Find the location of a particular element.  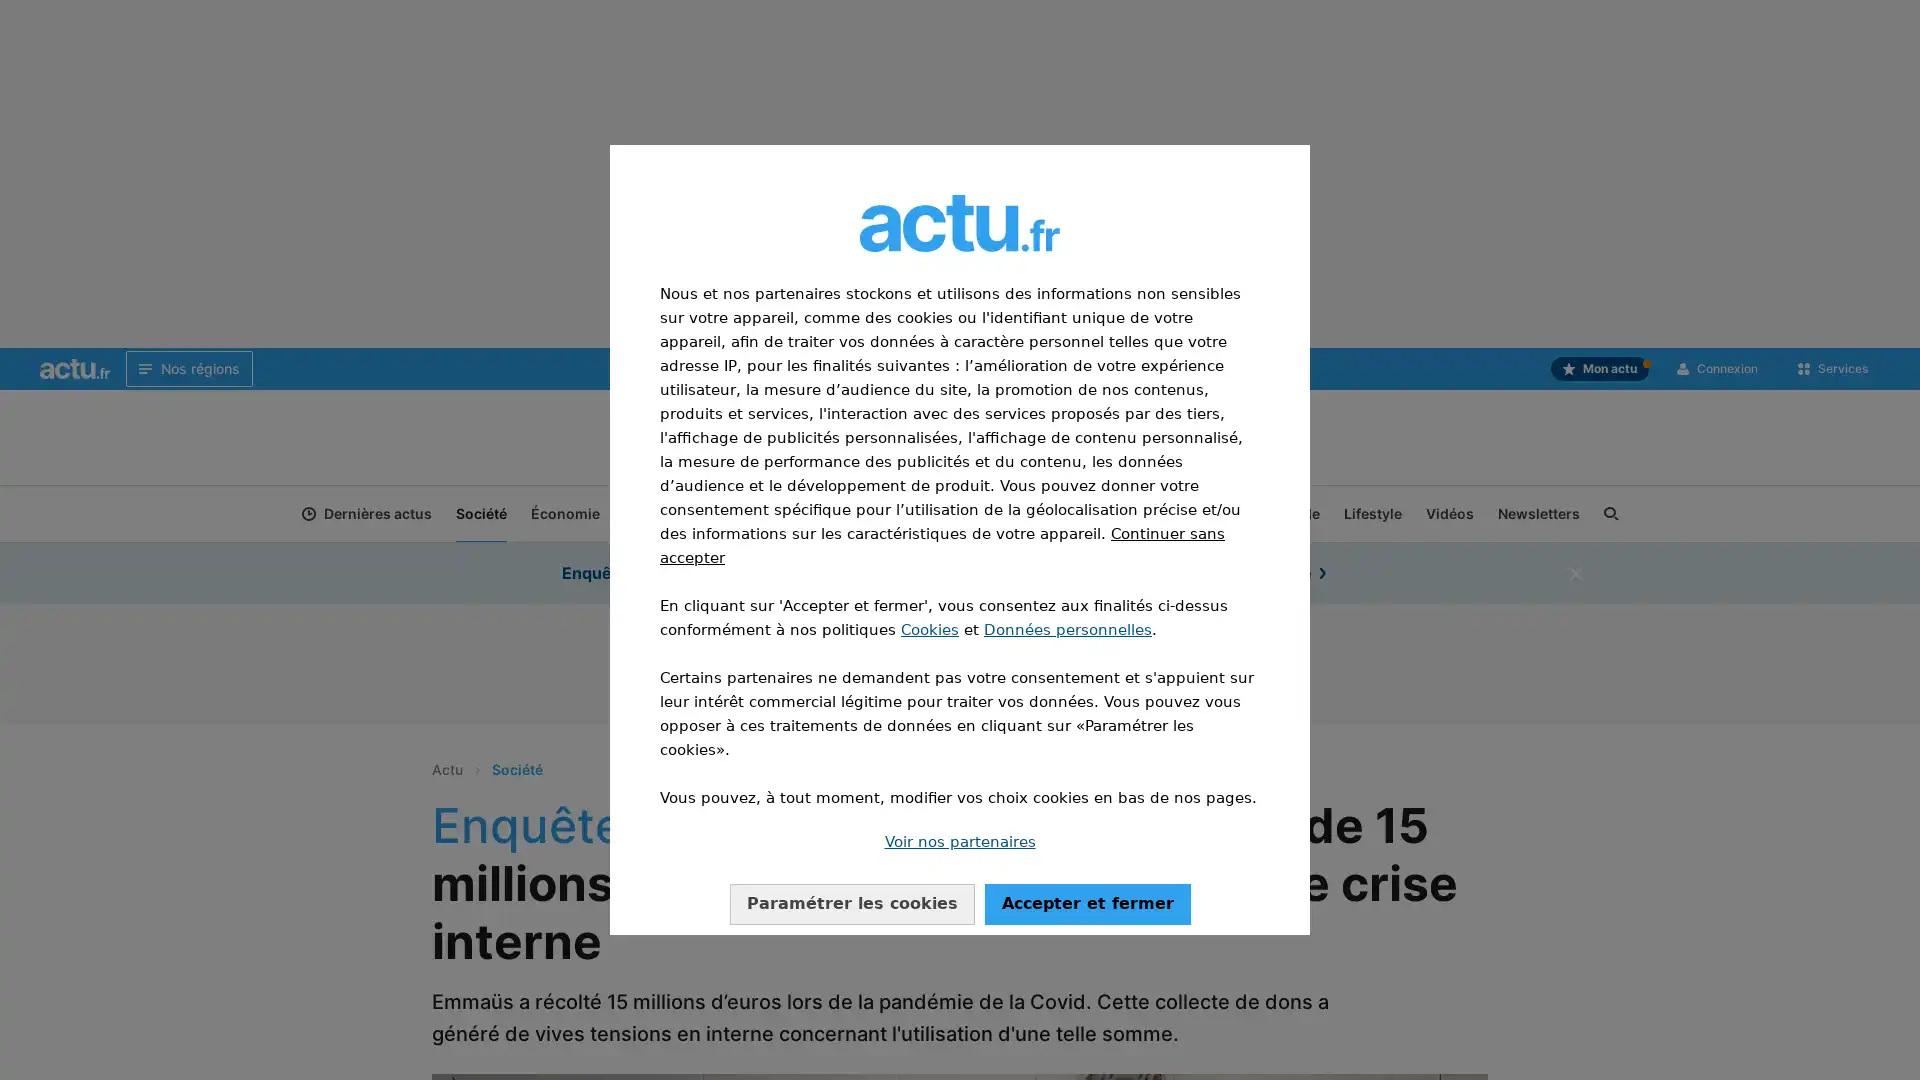

Nos regions is located at coordinates (189, 369).